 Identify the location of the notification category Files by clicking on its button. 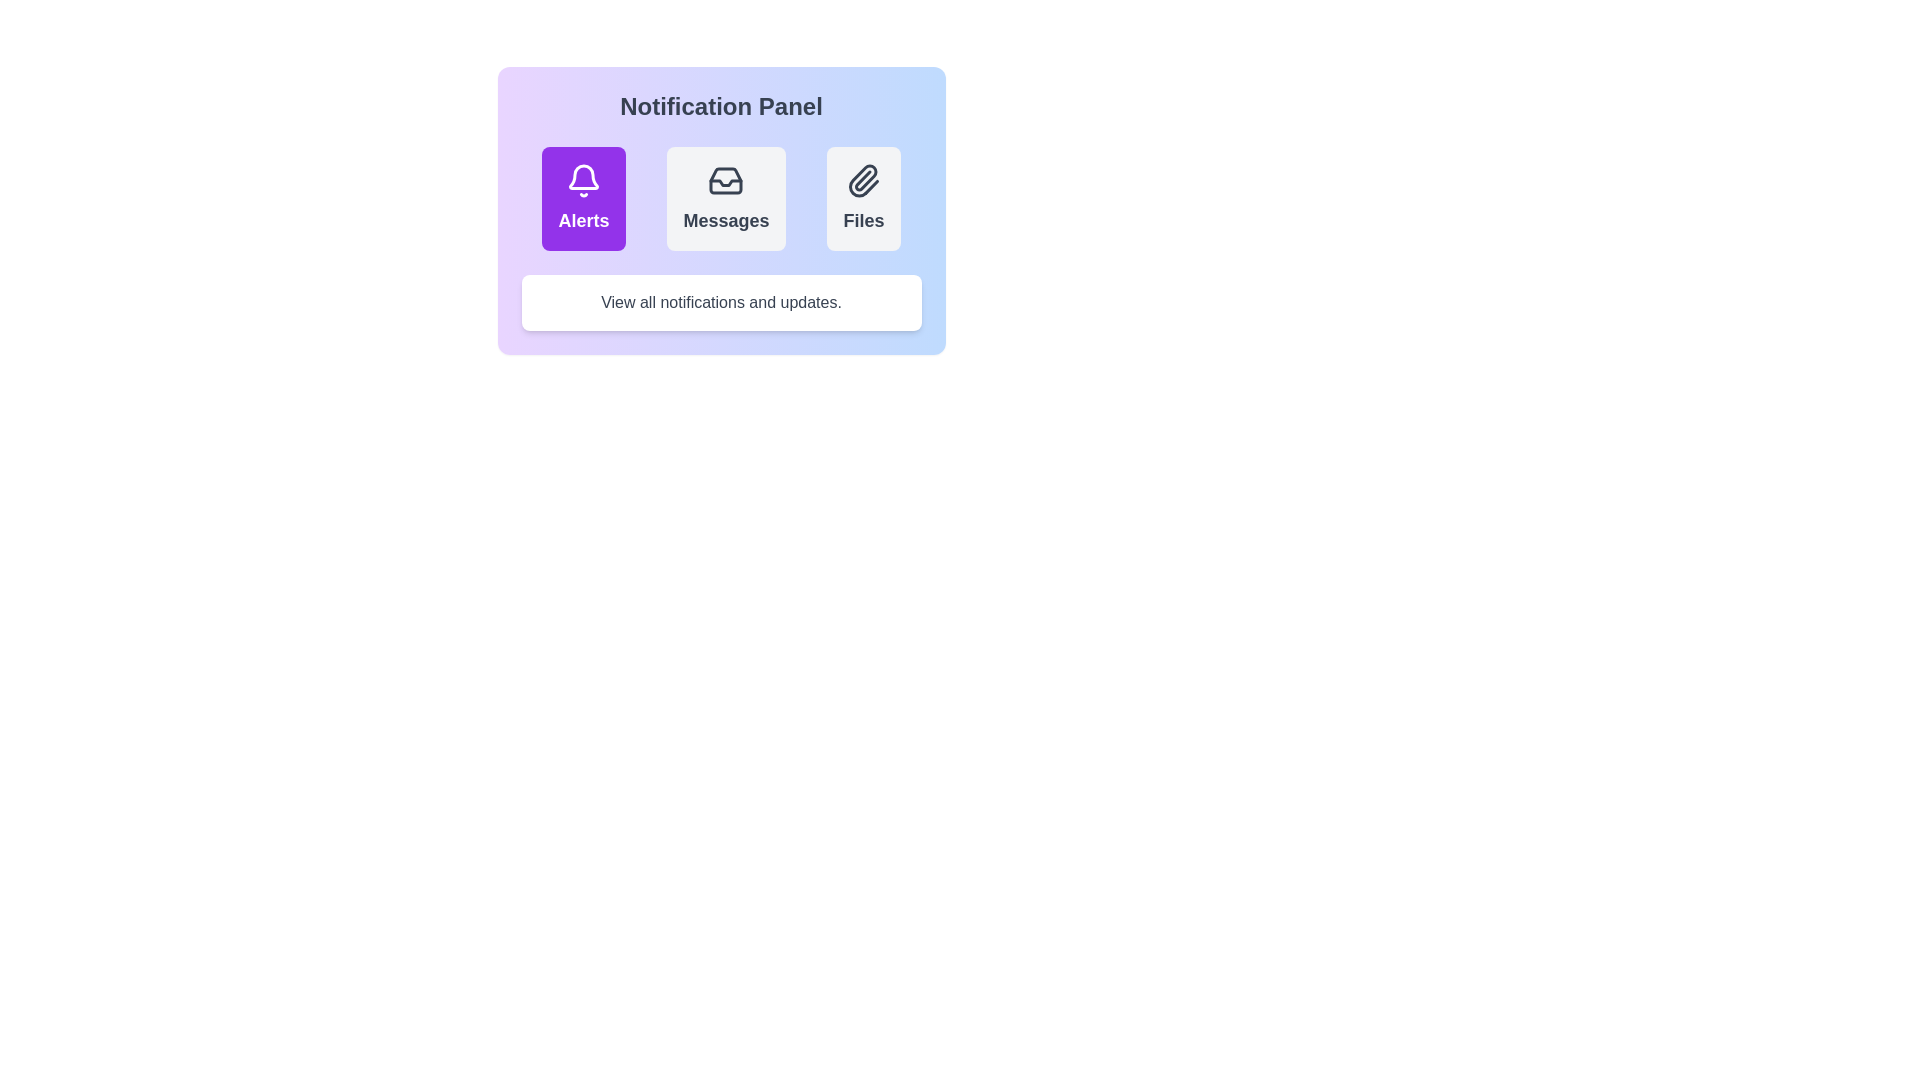
(864, 199).